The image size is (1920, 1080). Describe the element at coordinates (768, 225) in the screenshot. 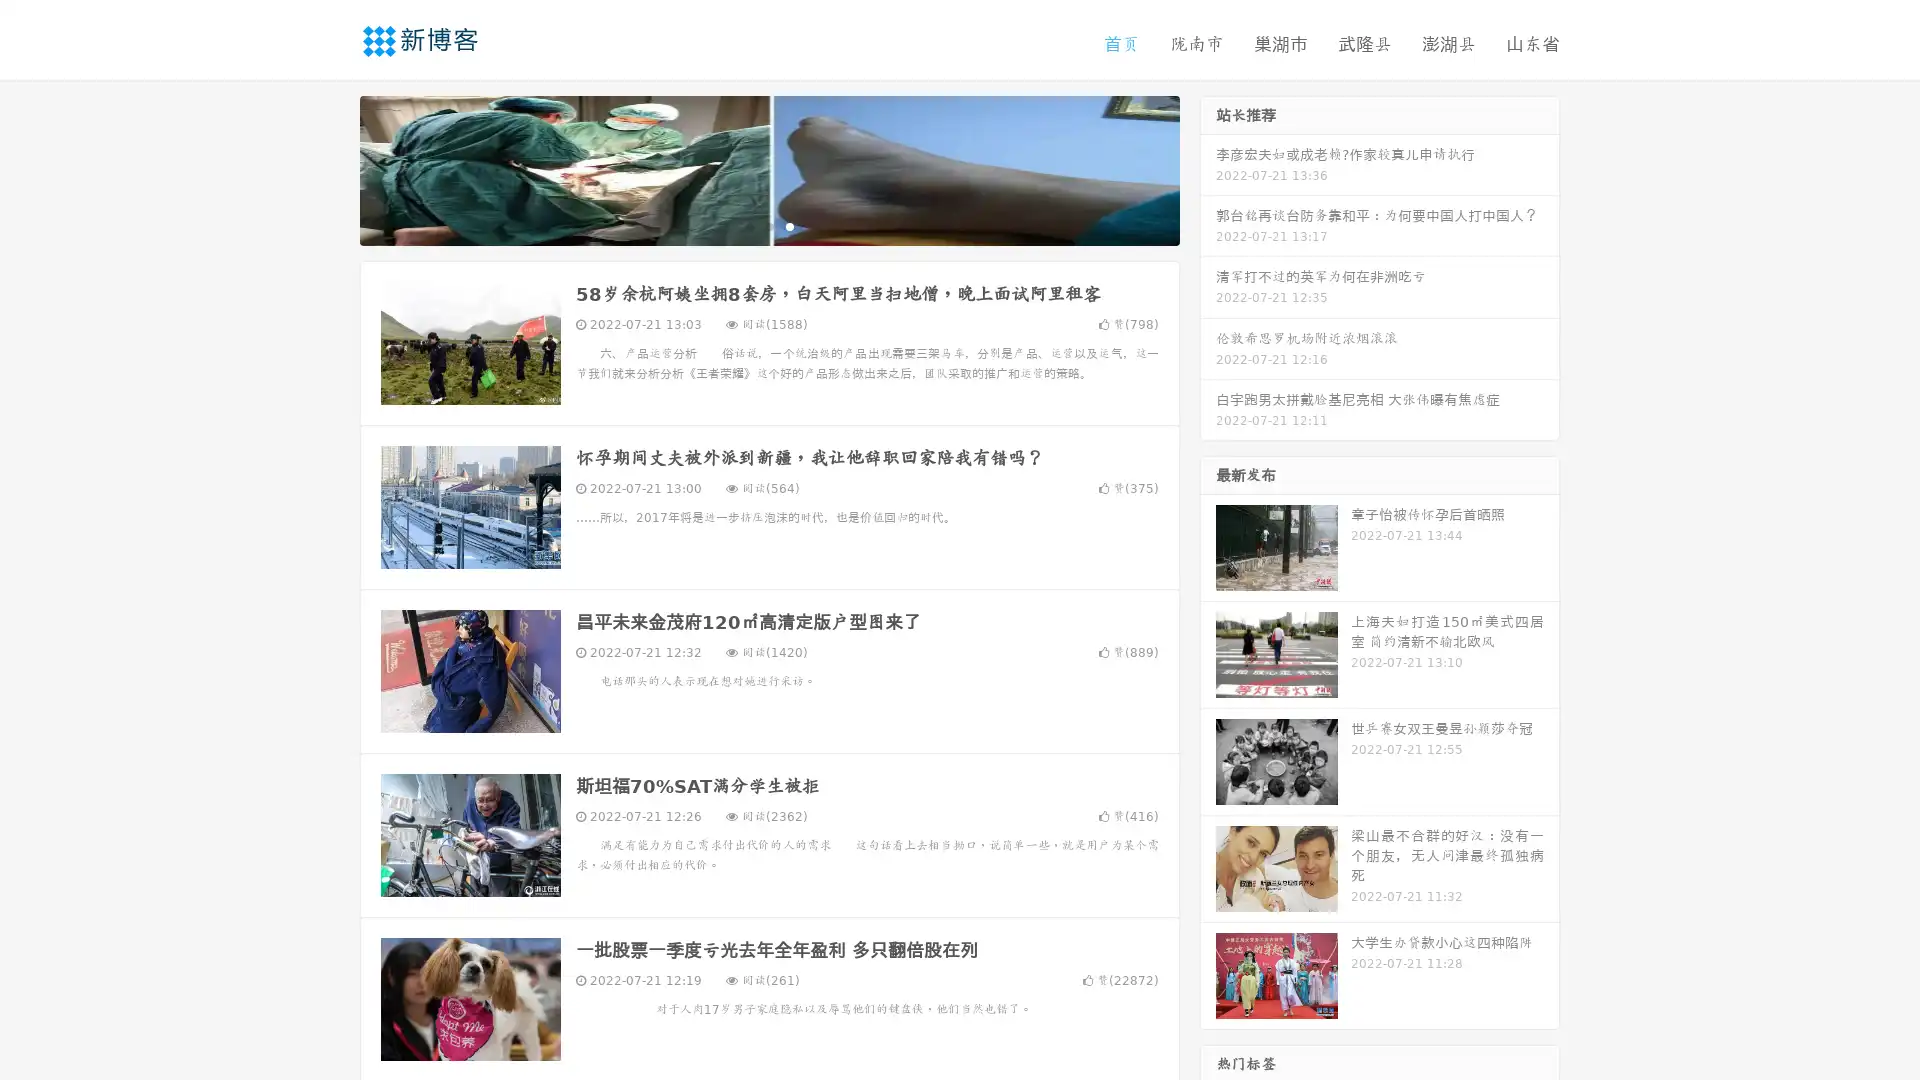

I see `Go to slide 2` at that location.